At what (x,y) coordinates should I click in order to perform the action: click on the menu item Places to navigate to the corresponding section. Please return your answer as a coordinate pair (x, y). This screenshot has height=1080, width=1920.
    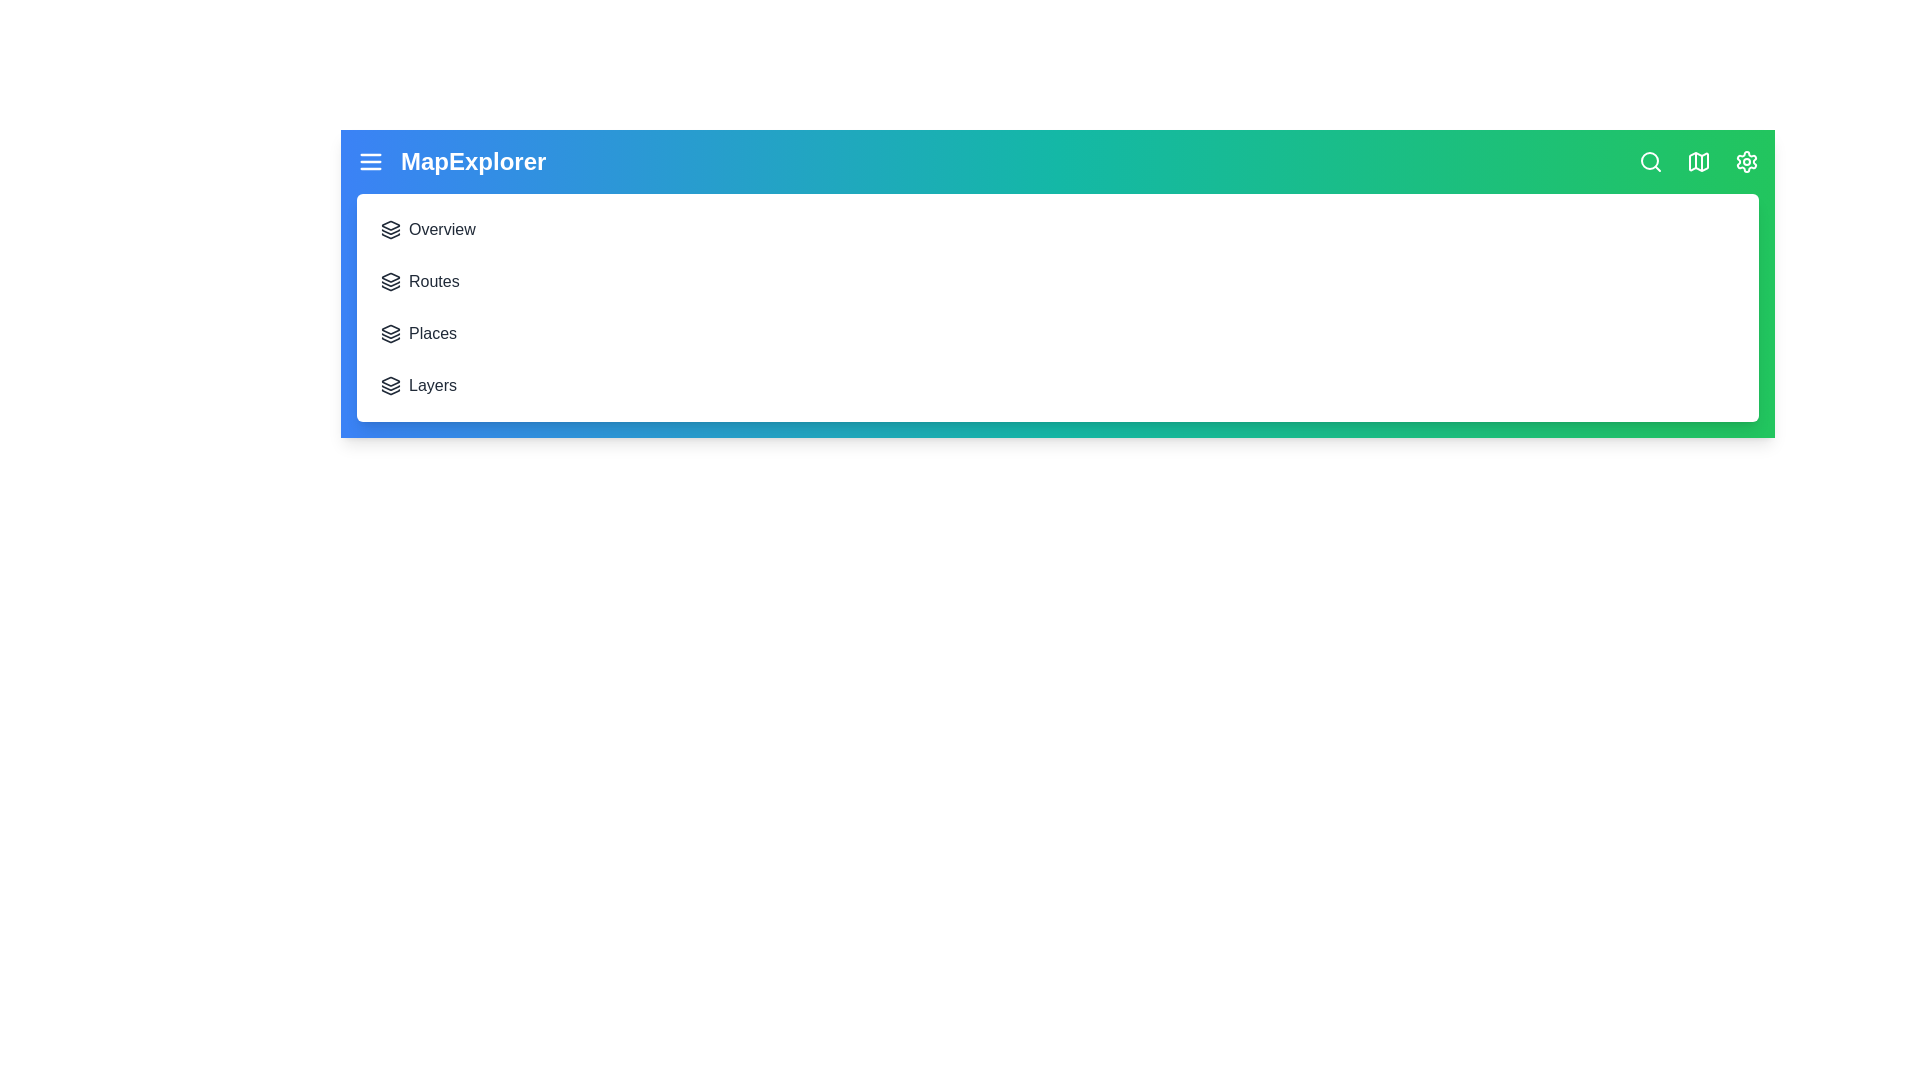
    Looking at the image, I should click on (390, 333).